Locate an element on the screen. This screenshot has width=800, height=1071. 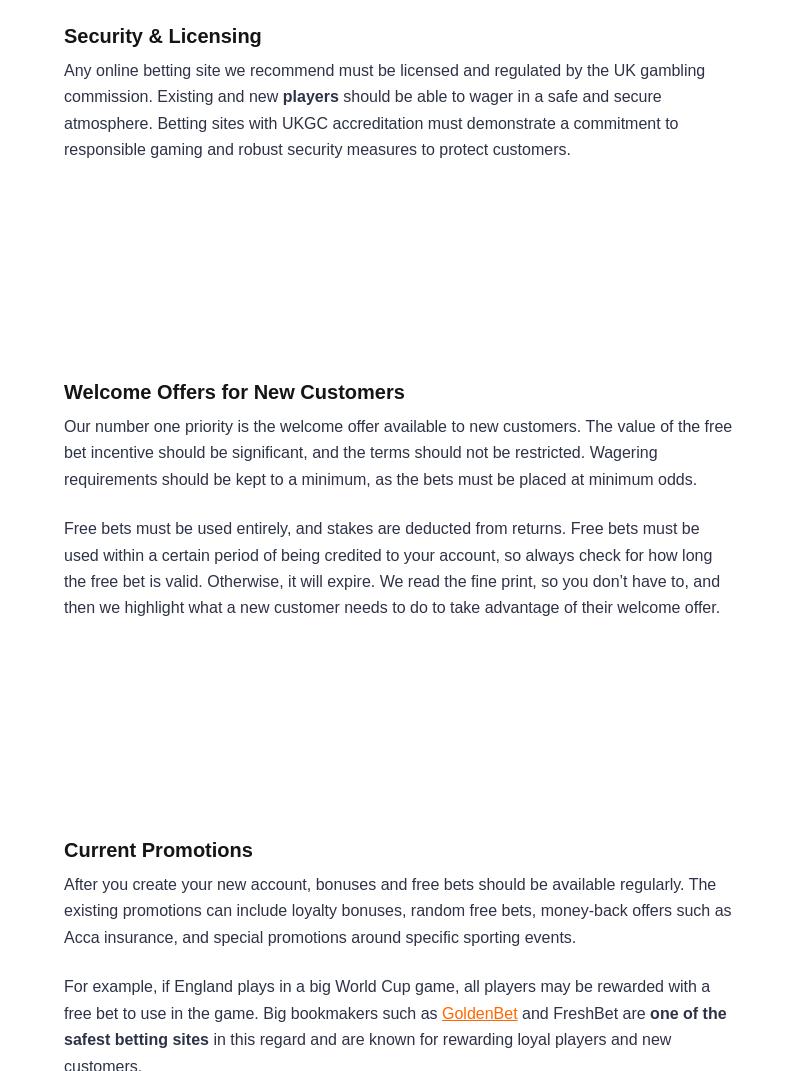
'players' is located at coordinates (282, 96).